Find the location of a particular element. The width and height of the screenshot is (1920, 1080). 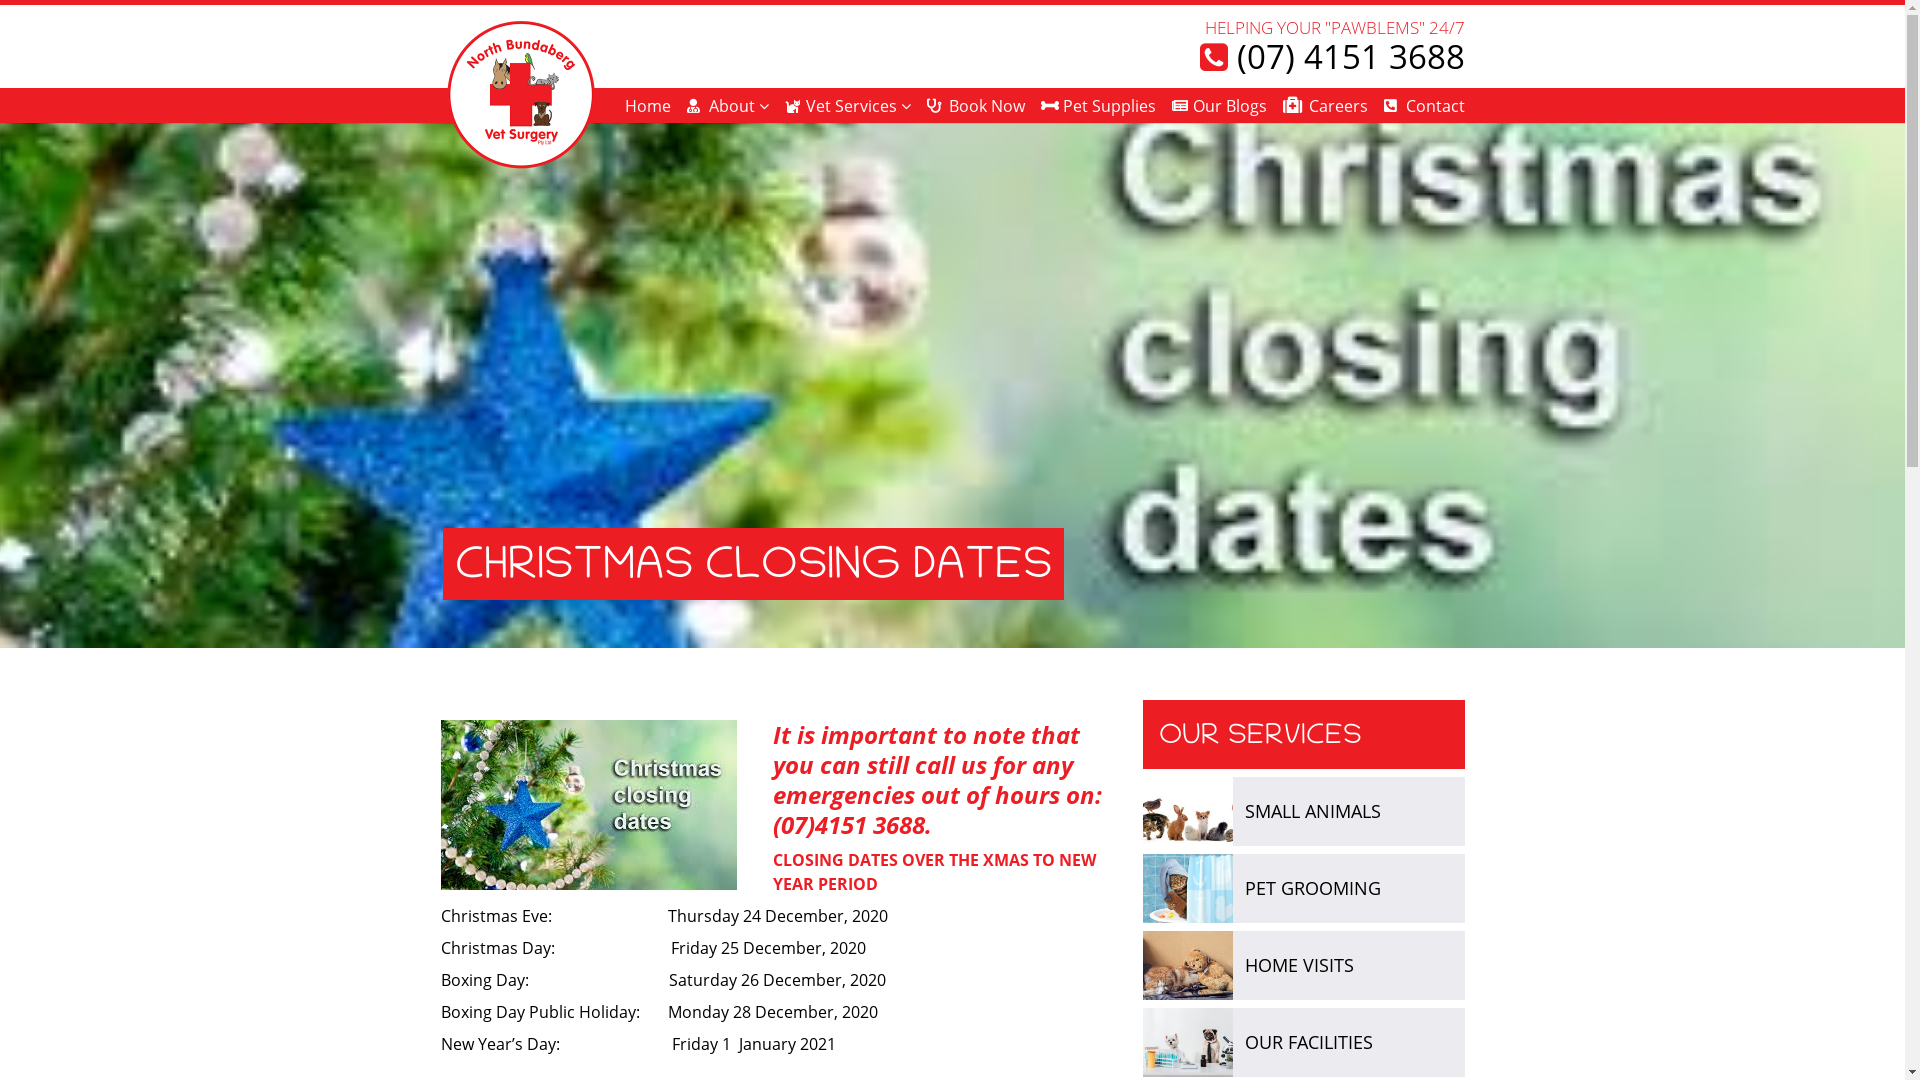

'Book Now' is located at coordinates (975, 105).